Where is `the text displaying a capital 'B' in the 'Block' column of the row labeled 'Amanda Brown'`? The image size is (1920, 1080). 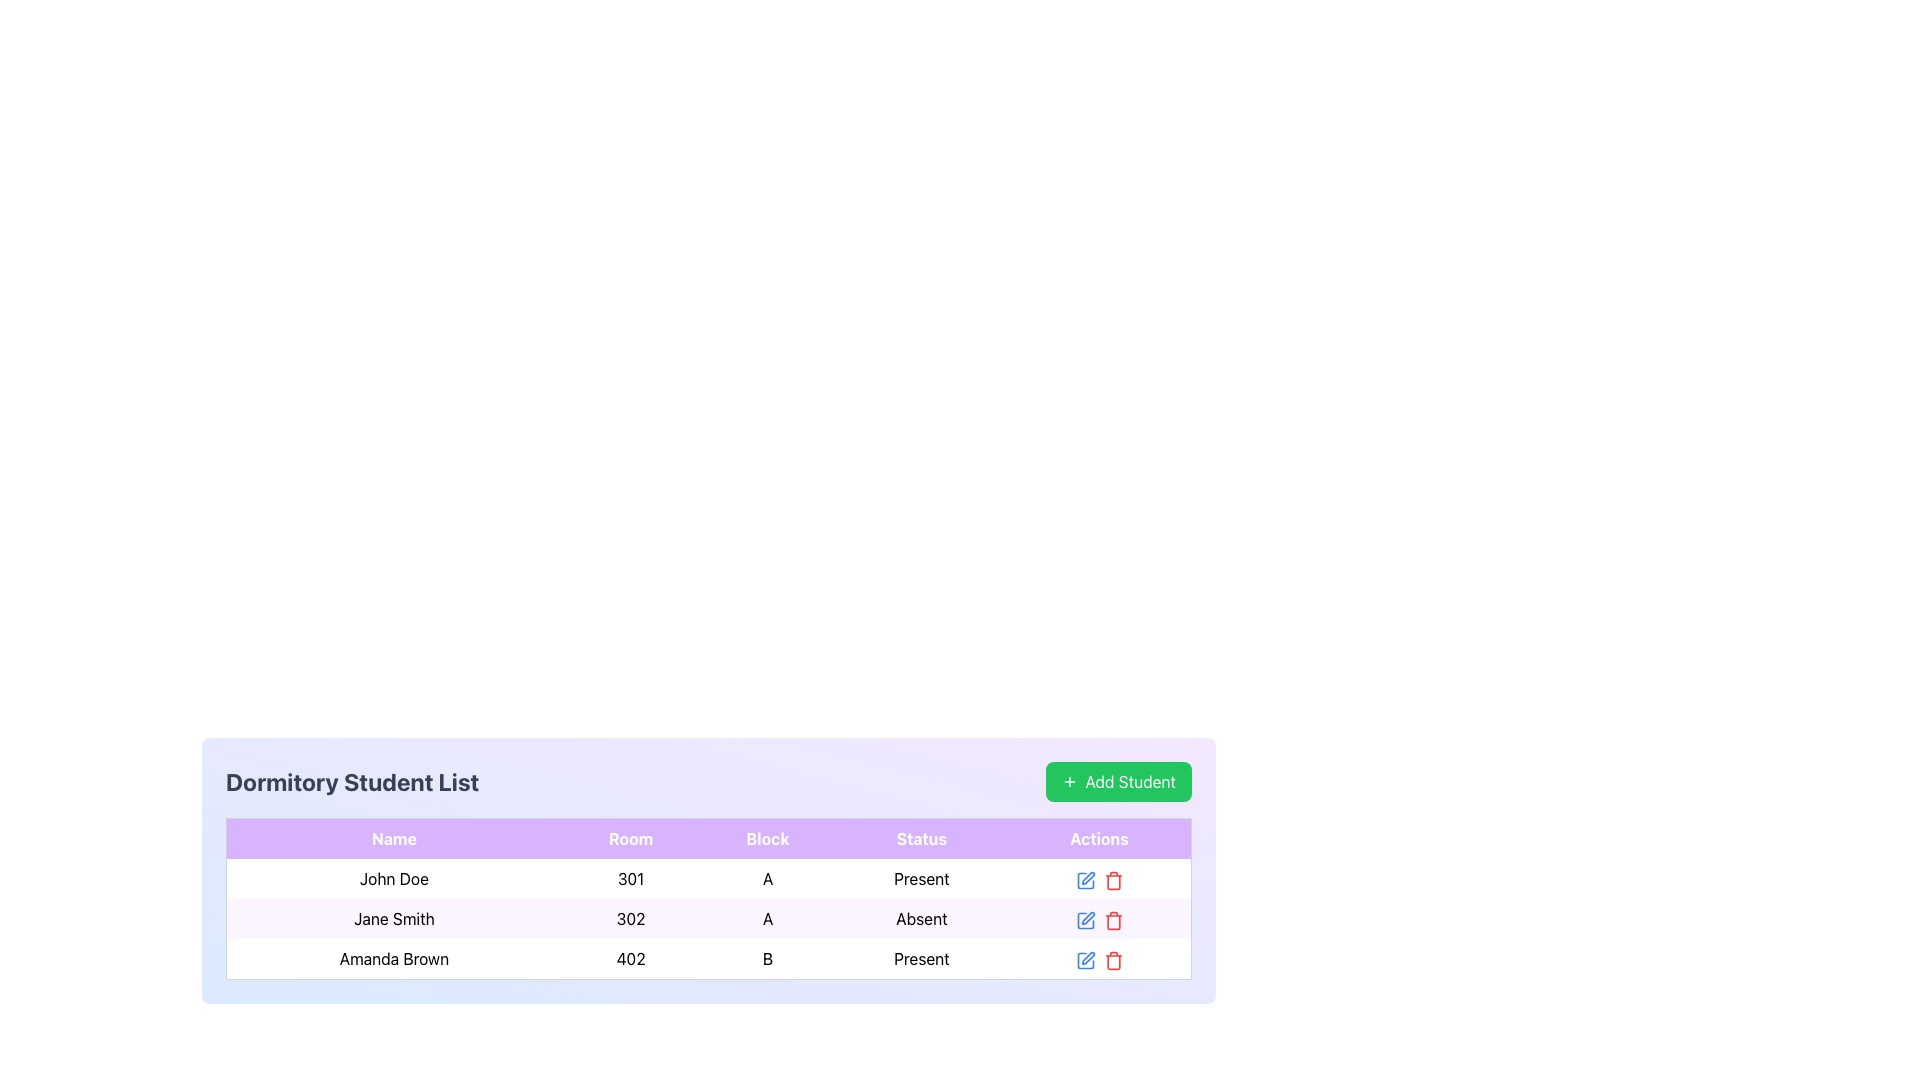 the text displaying a capital 'B' in the 'Block' column of the row labeled 'Amanda Brown' is located at coordinates (767, 958).